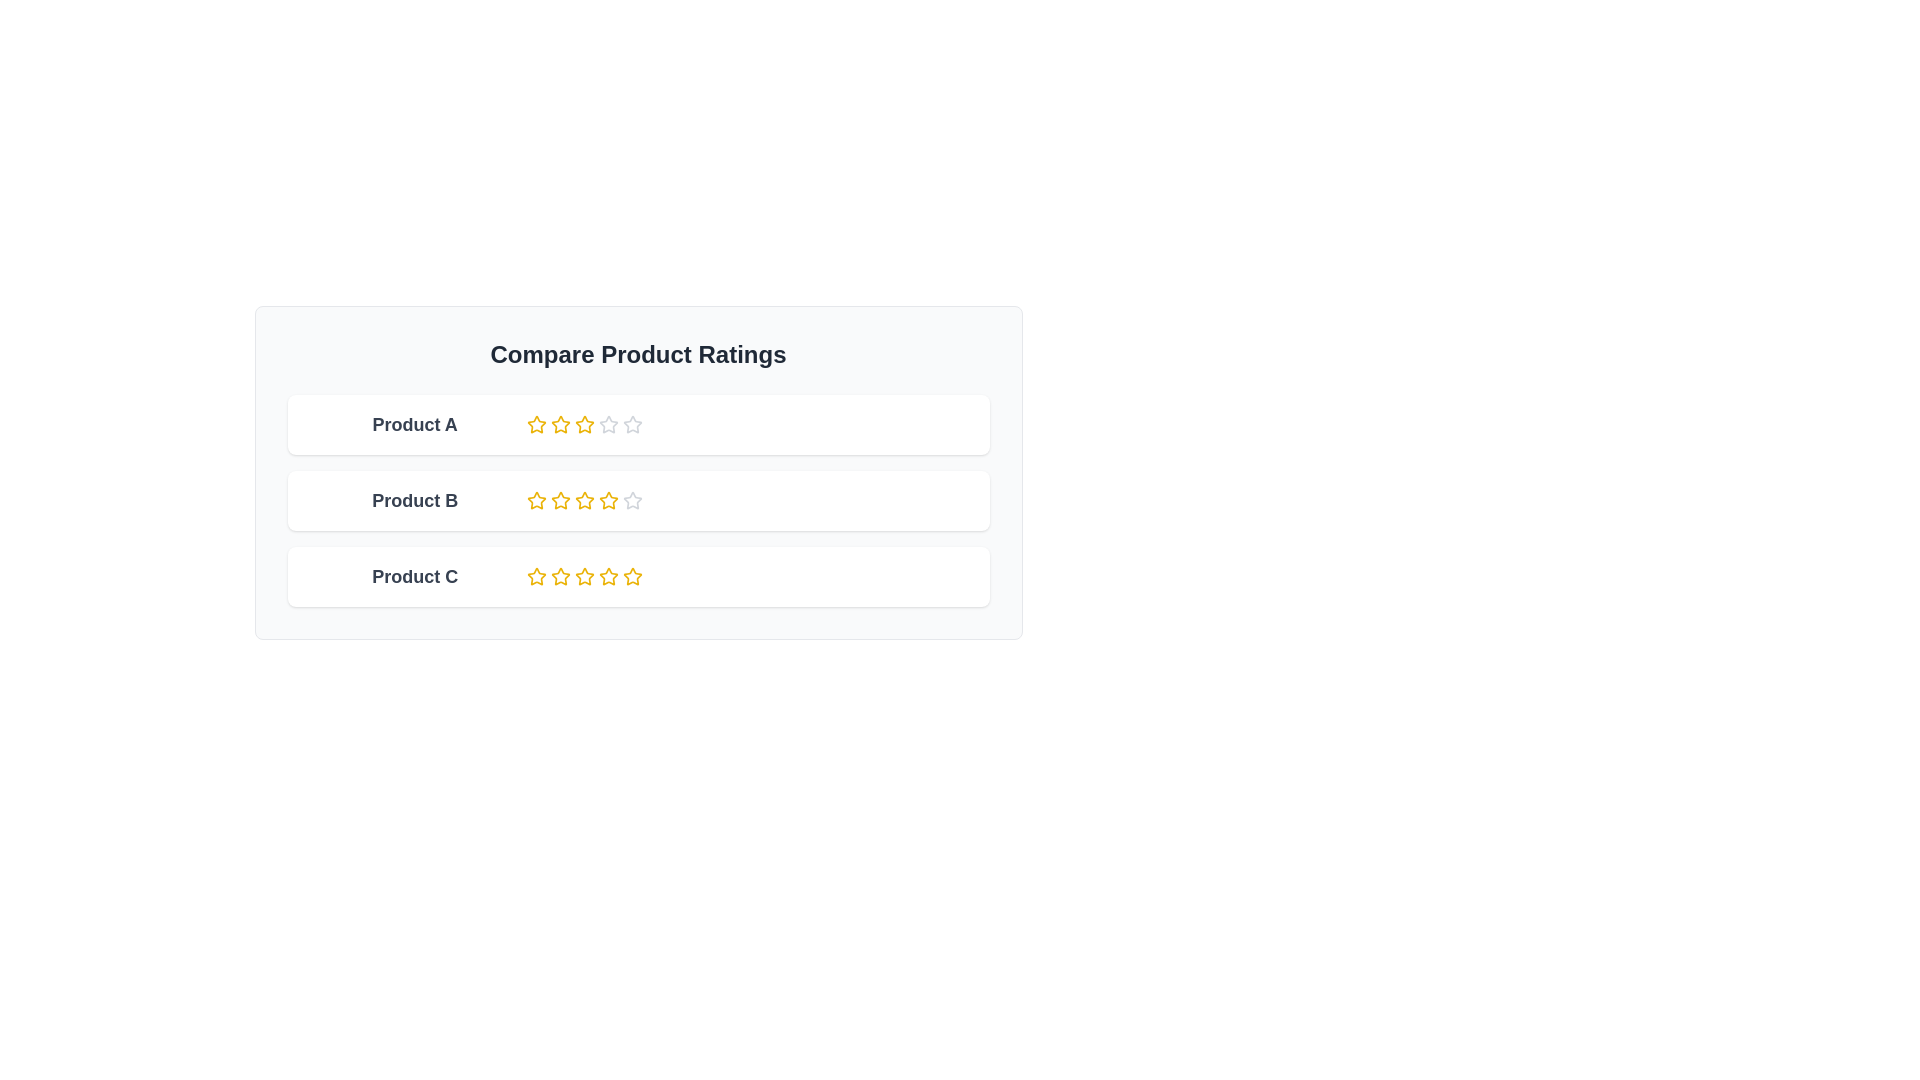  I want to click on the highlighted fifth star in the horizontal star rating component for 'Product C' to rate the product, so click(637, 577).